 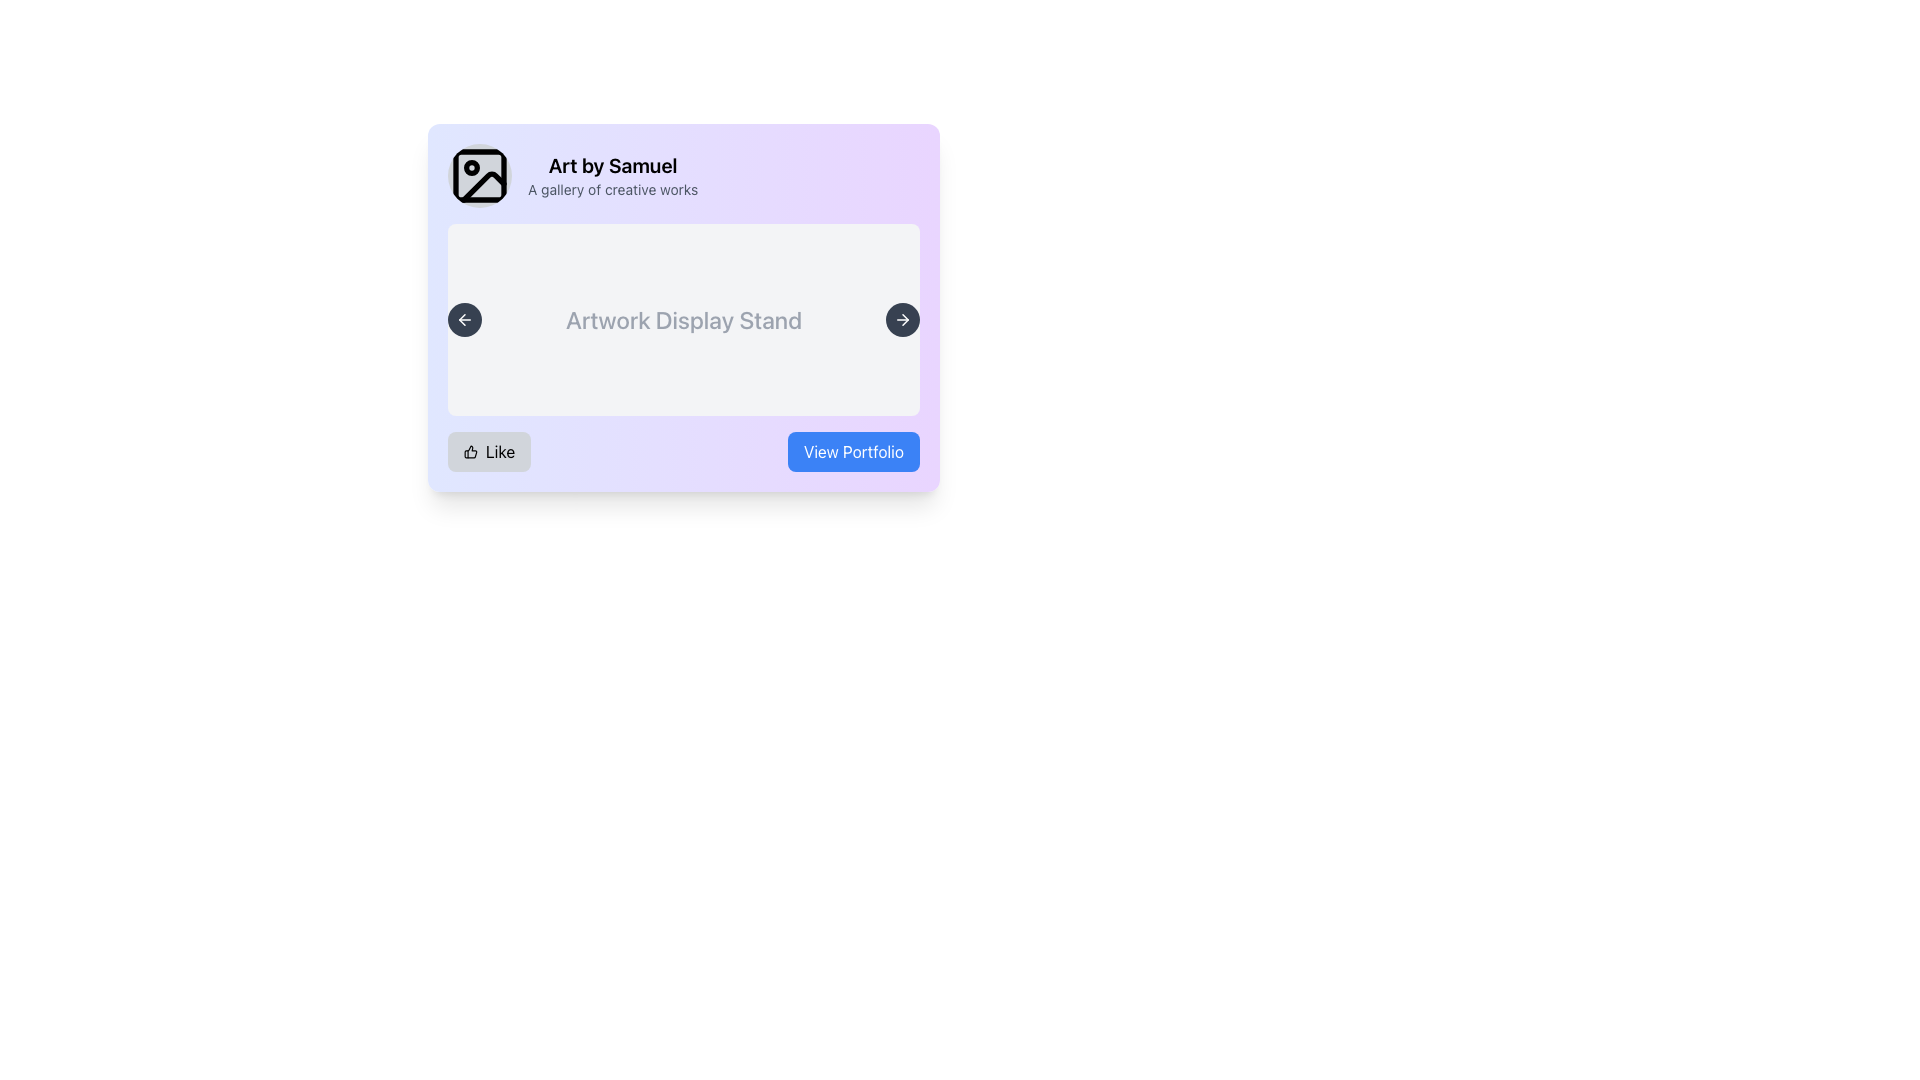 I want to click on the circular button with a left-pointing arrow icon located on the left side of the 'Artwork Display Stand' panel, so click(x=464, y=319).